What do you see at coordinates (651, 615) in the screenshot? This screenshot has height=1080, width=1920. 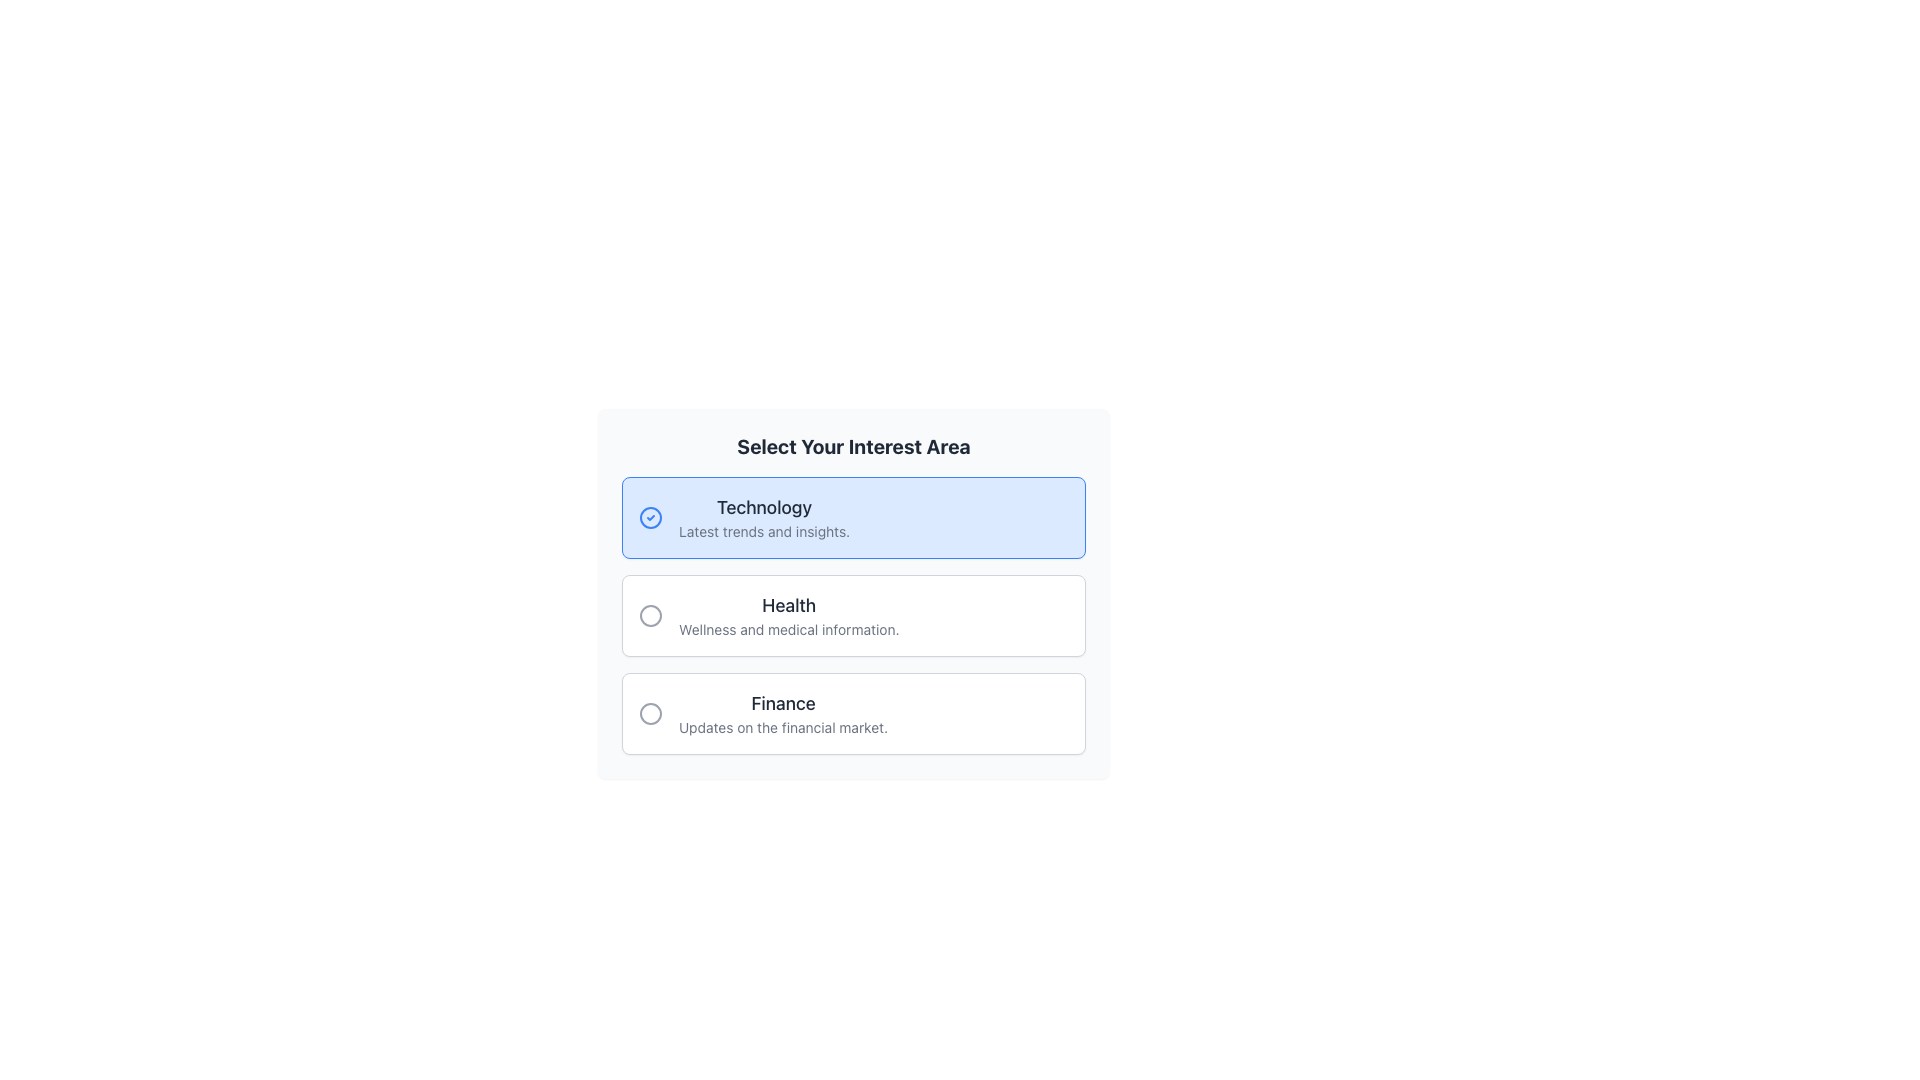 I see `the selectable circular option indicator located to the left of the 'Health' text` at bounding box center [651, 615].